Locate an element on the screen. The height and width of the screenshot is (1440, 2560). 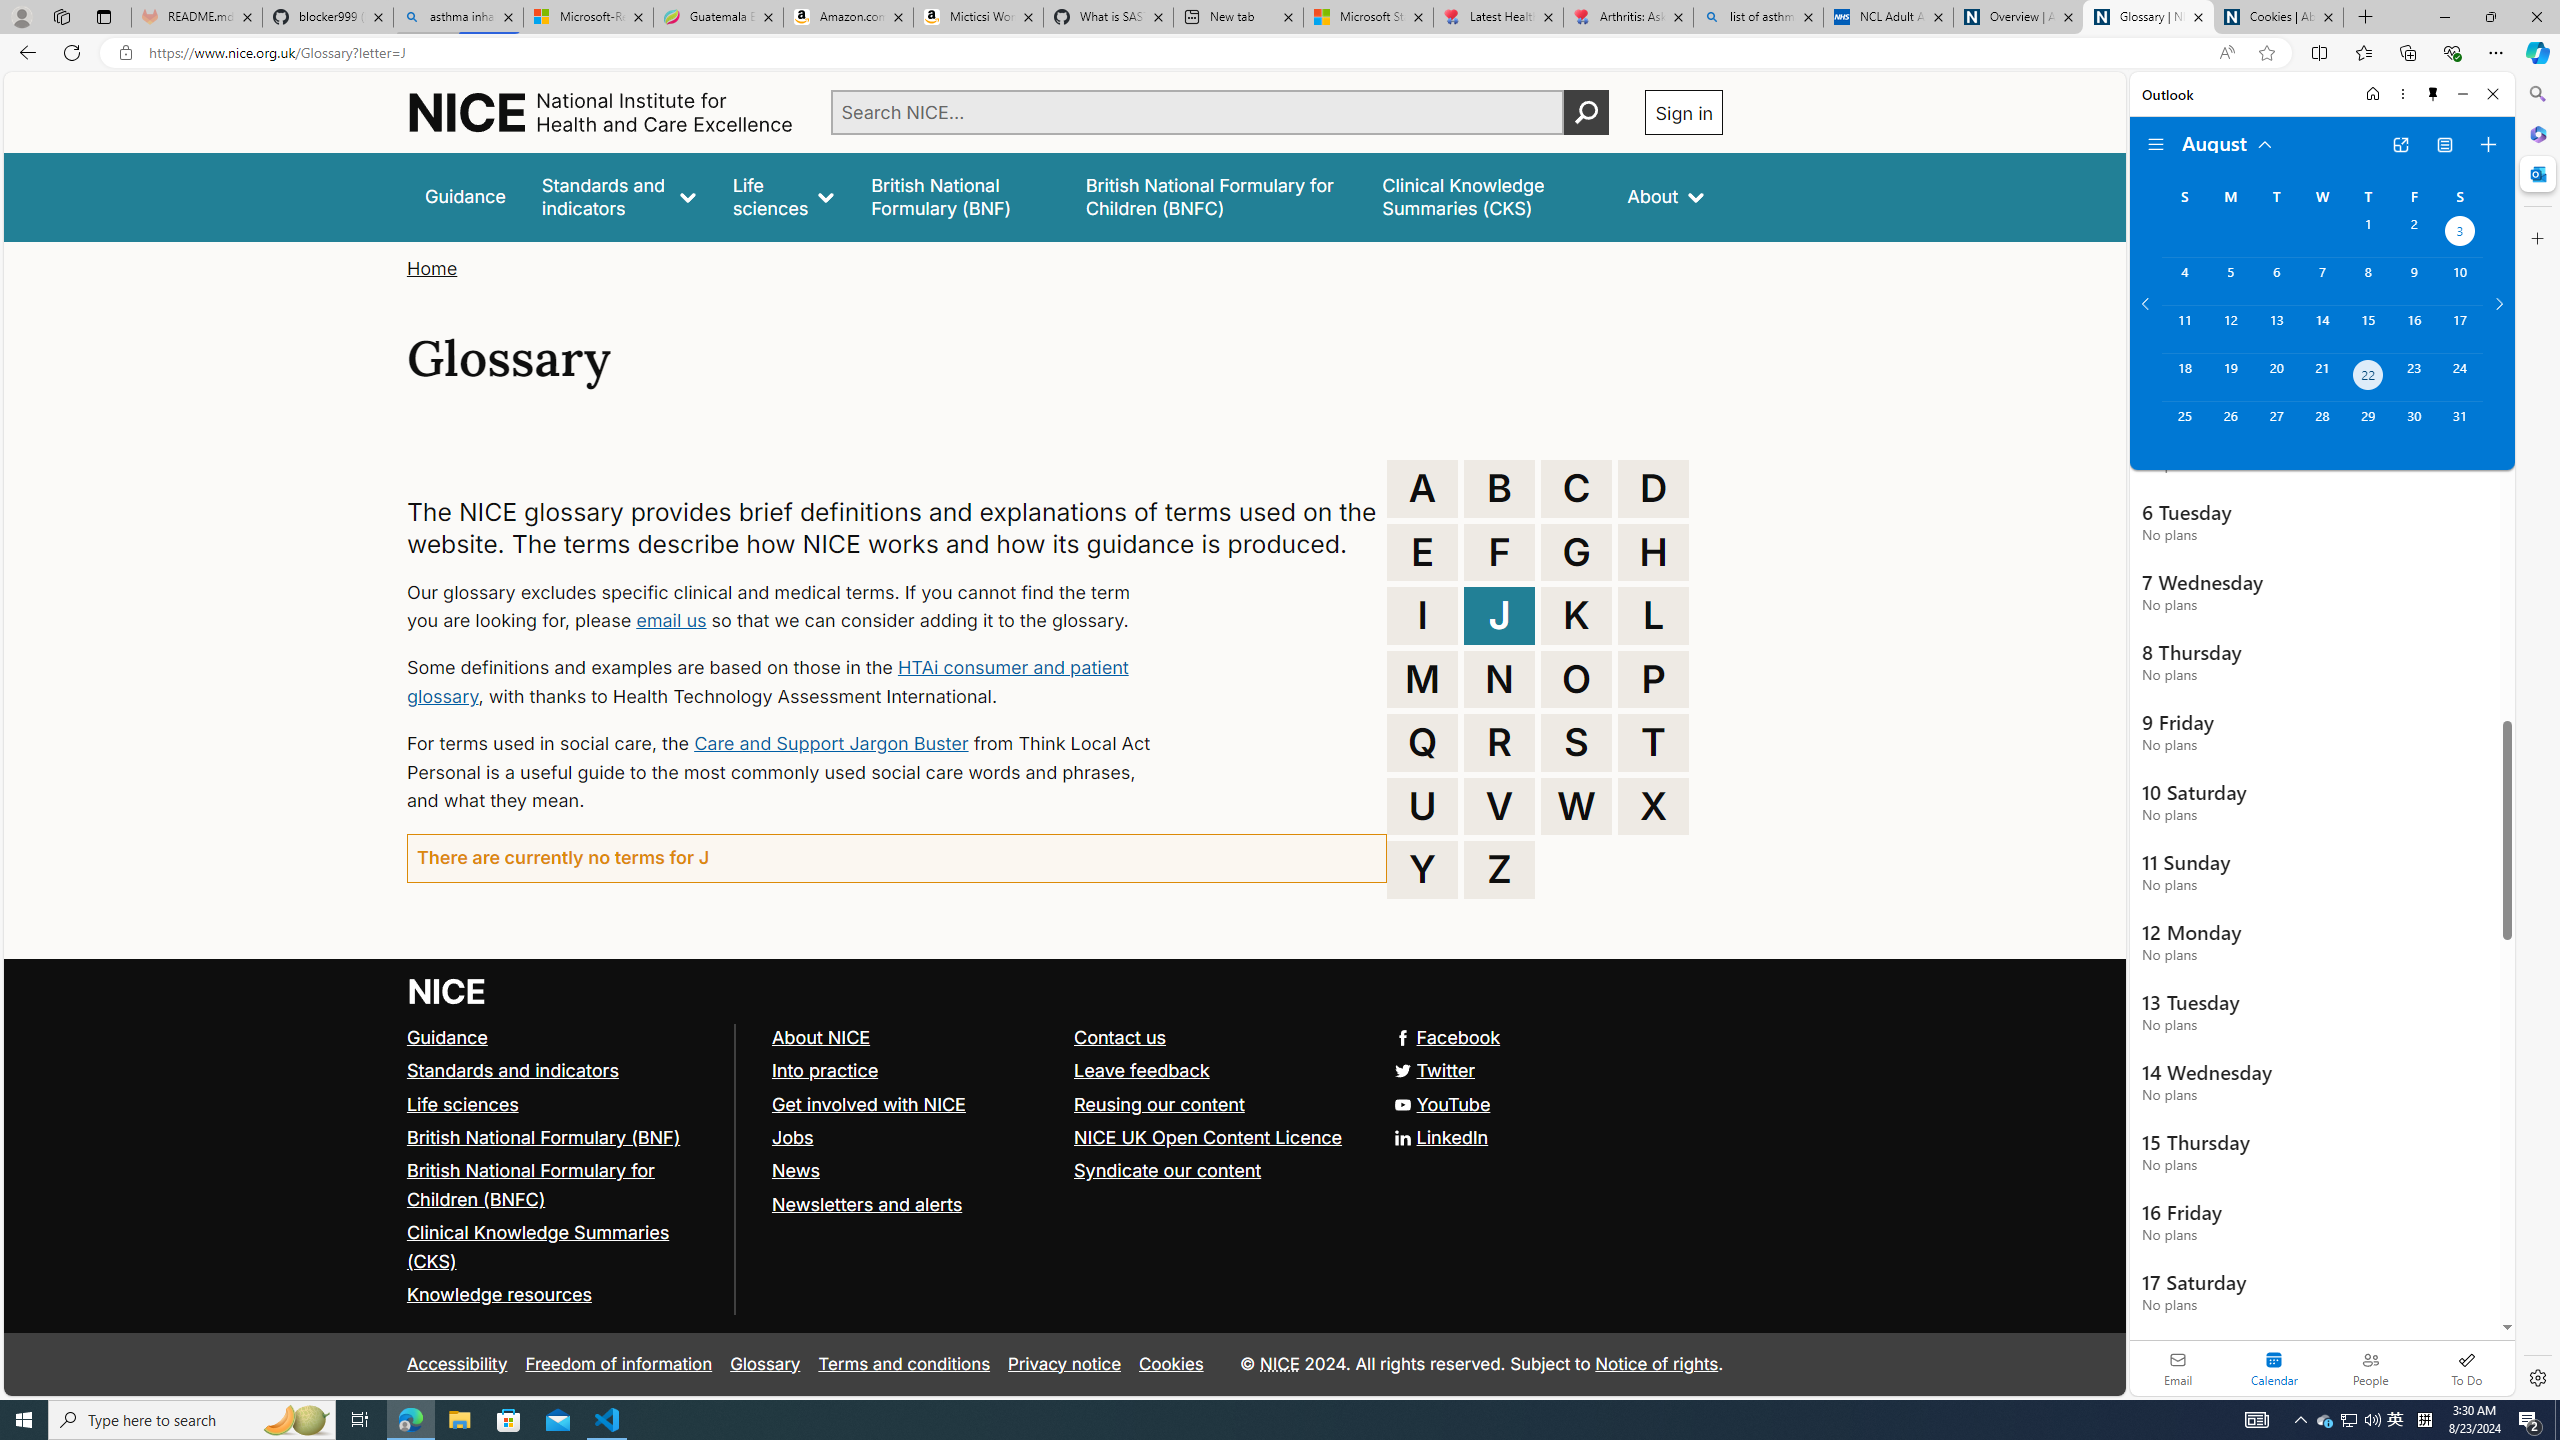
'U' is located at coordinates (1422, 807).